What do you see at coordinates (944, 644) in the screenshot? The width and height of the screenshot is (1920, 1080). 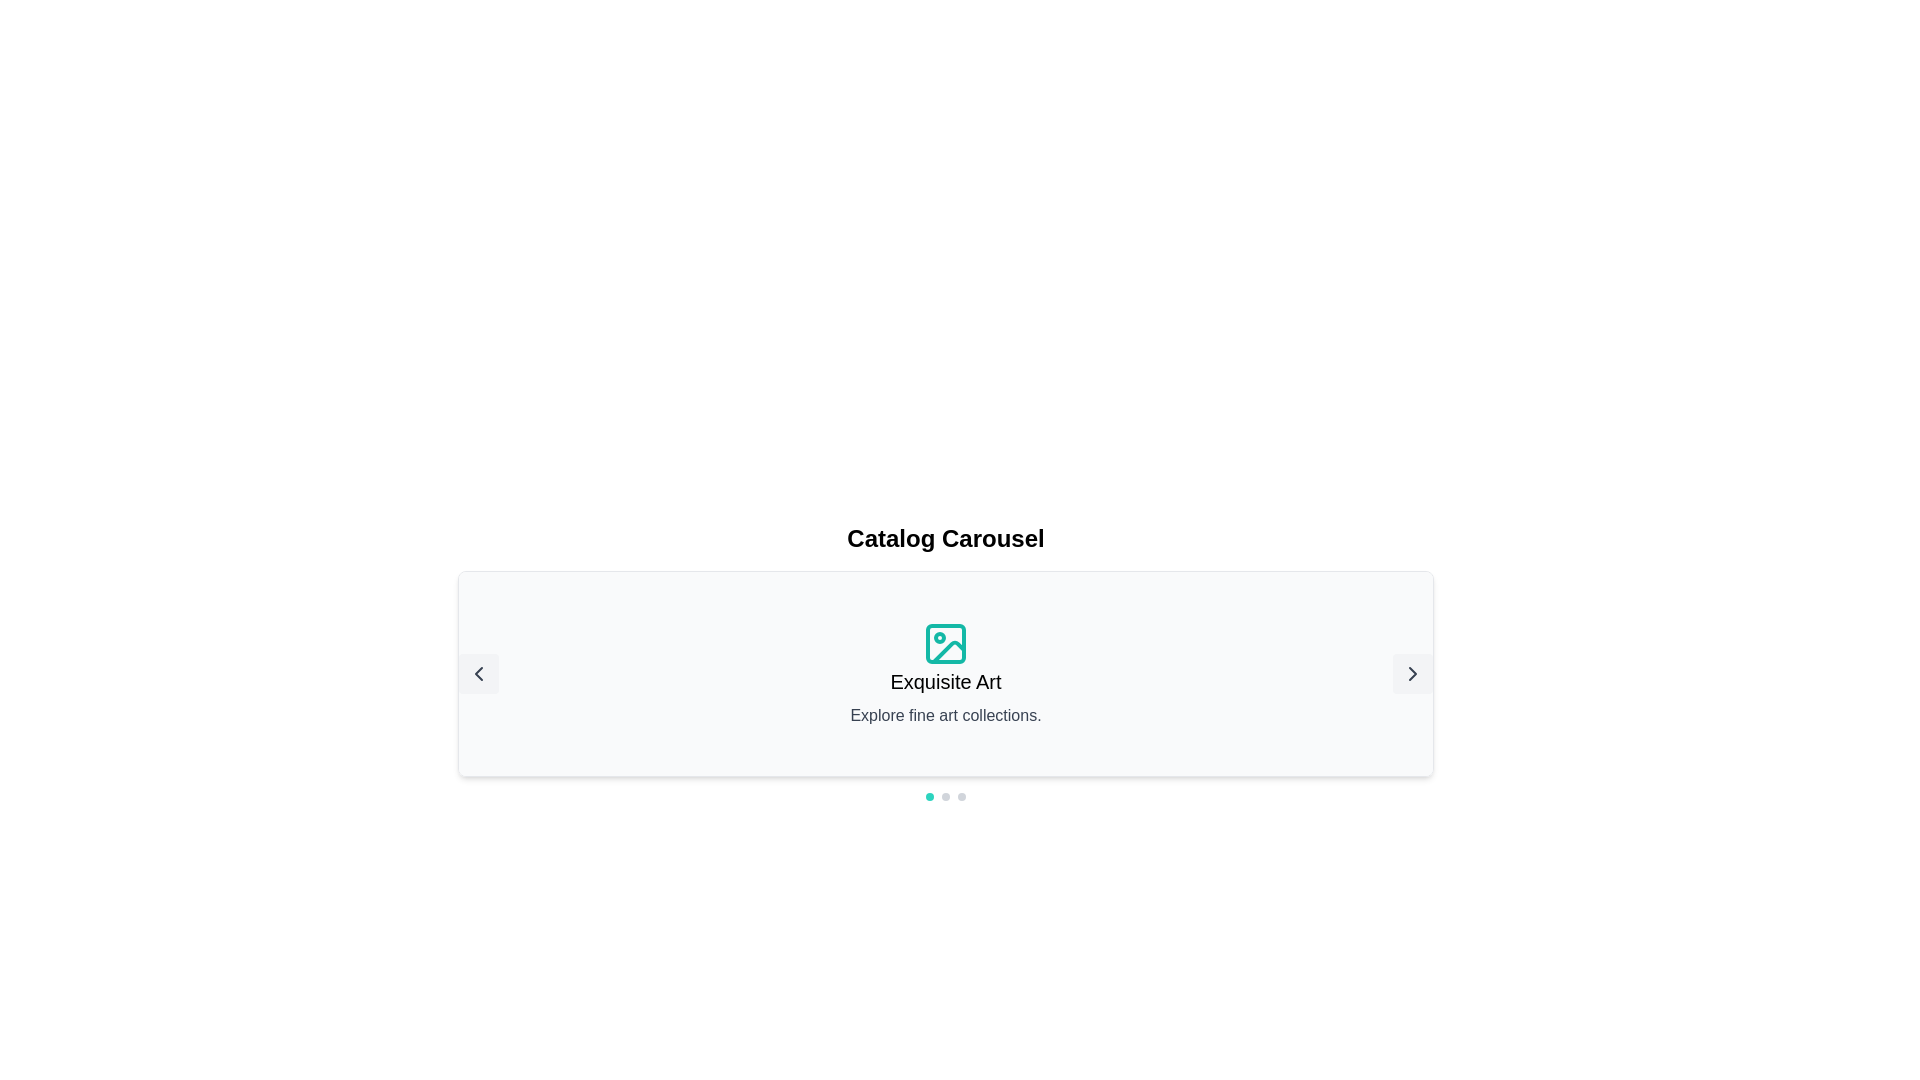 I see `the icon element depicting a stylized image representation outlined in teal color, centrally located within the 'Exquisite Art' card area` at bounding box center [944, 644].